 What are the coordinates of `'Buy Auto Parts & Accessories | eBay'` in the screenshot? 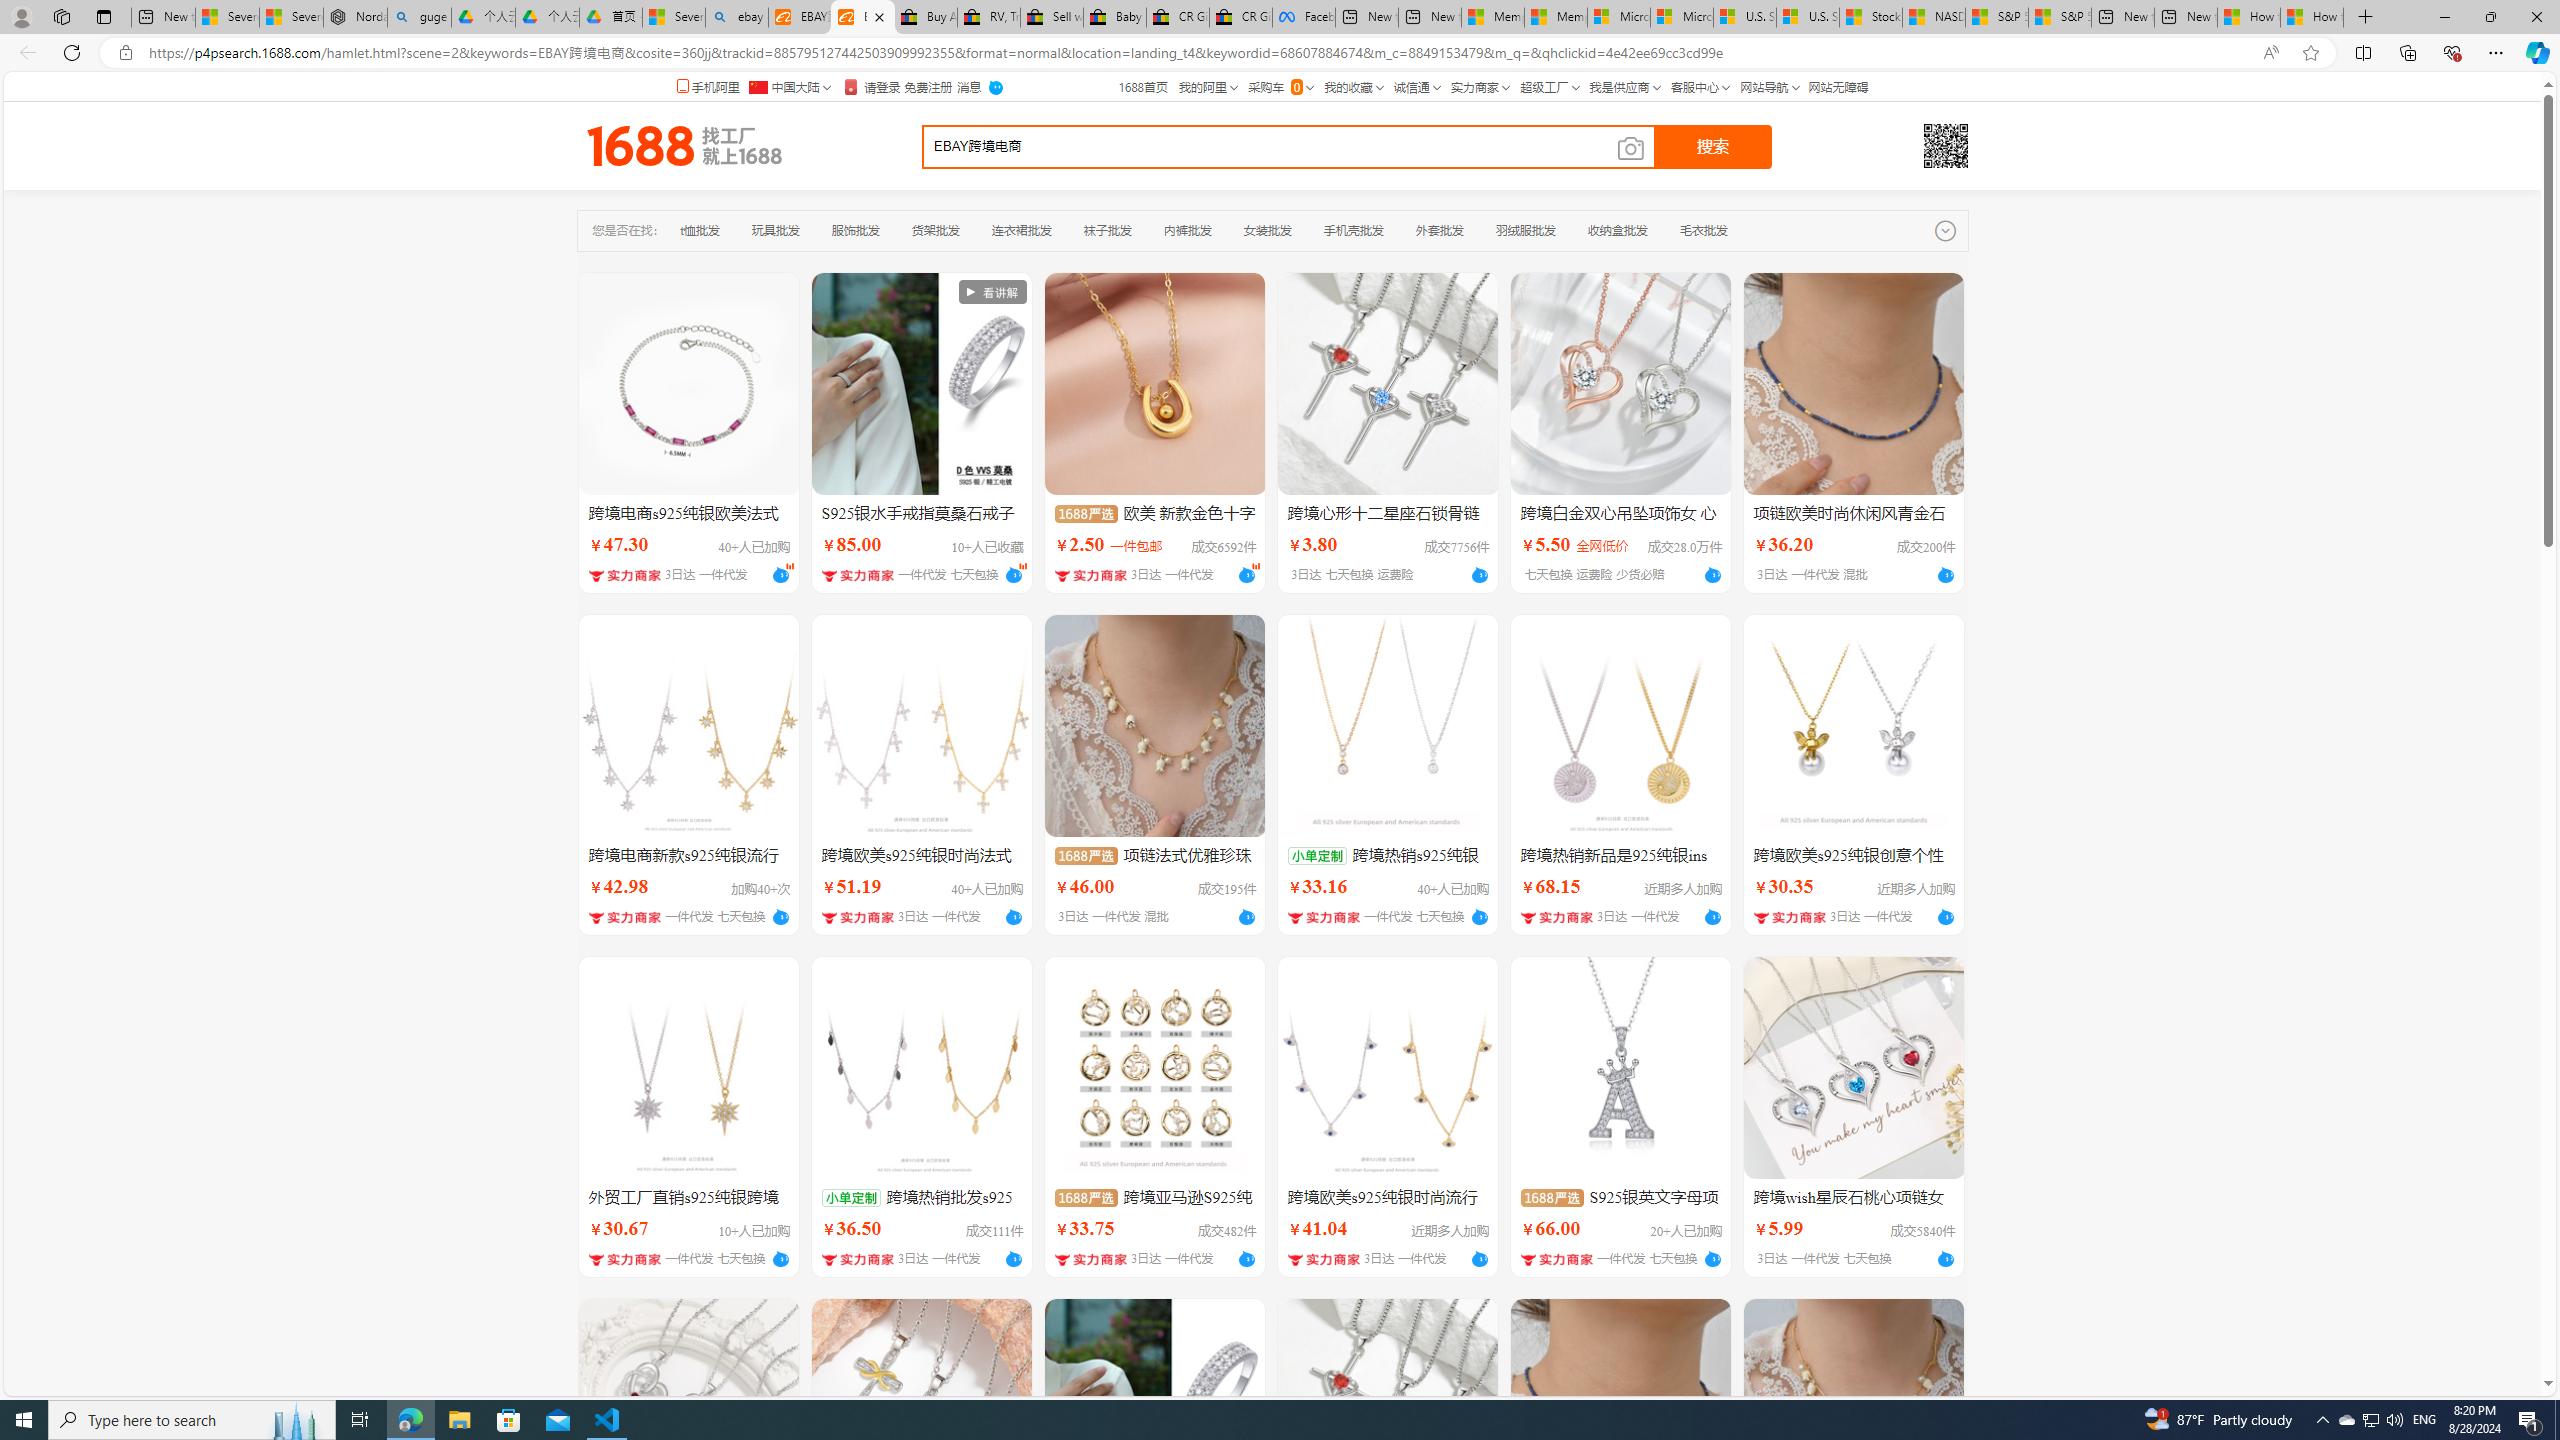 It's located at (925, 16).